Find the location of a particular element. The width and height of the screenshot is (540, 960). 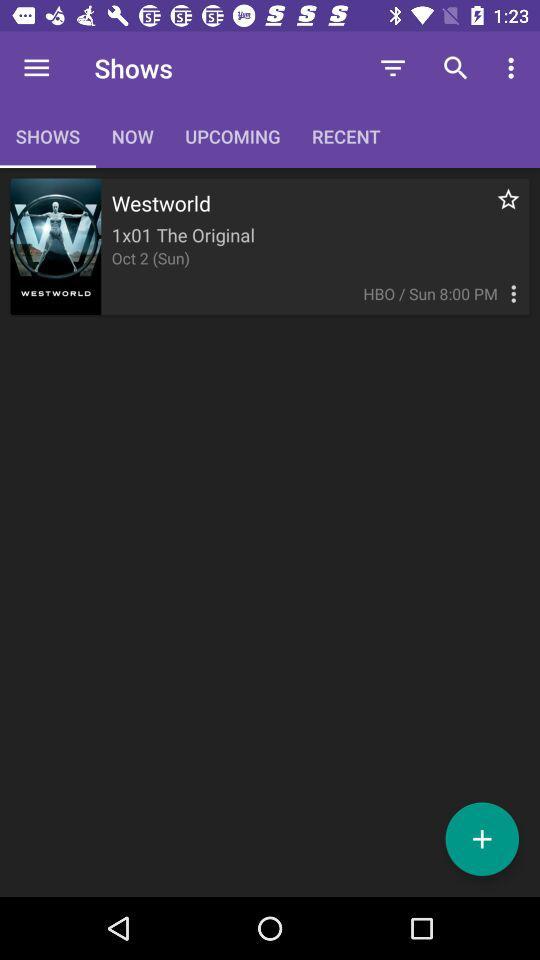

the icon to the right of the upcoming icon is located at coordinates (393, 68).